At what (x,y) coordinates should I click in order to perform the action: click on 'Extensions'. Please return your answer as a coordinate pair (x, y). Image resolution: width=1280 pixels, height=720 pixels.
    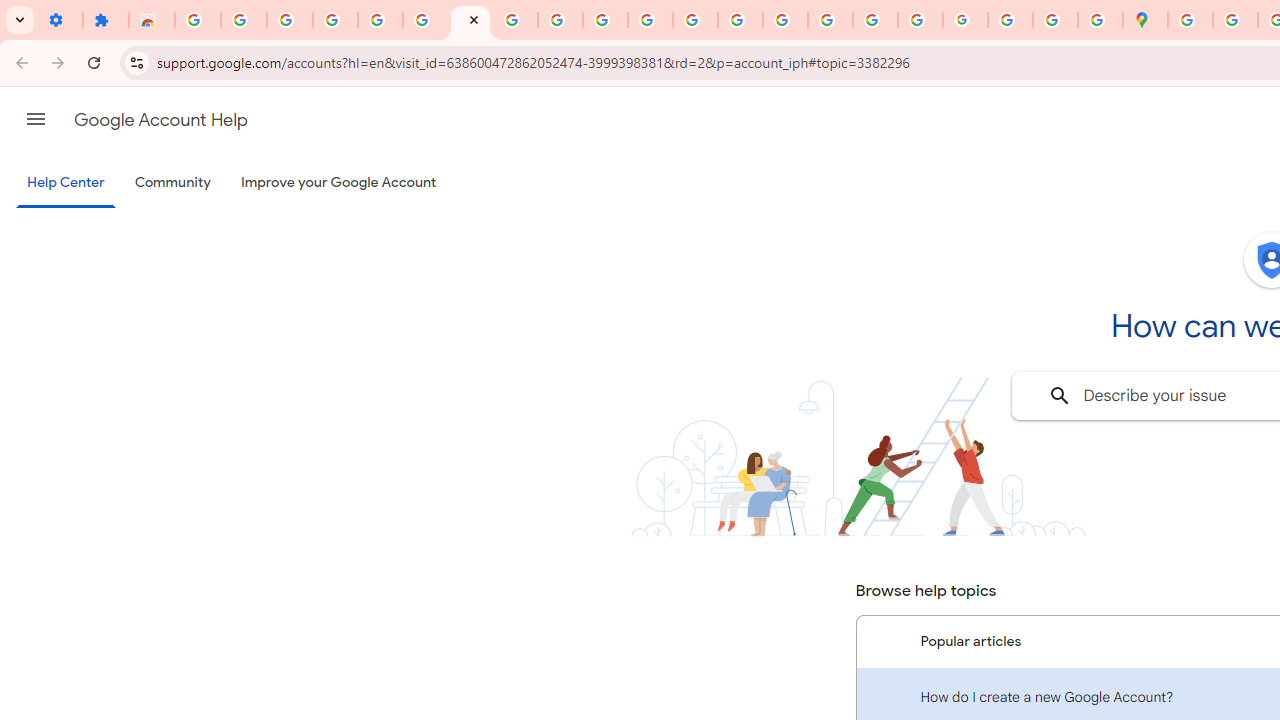
    Looking at the image, I should click on (105, 20).